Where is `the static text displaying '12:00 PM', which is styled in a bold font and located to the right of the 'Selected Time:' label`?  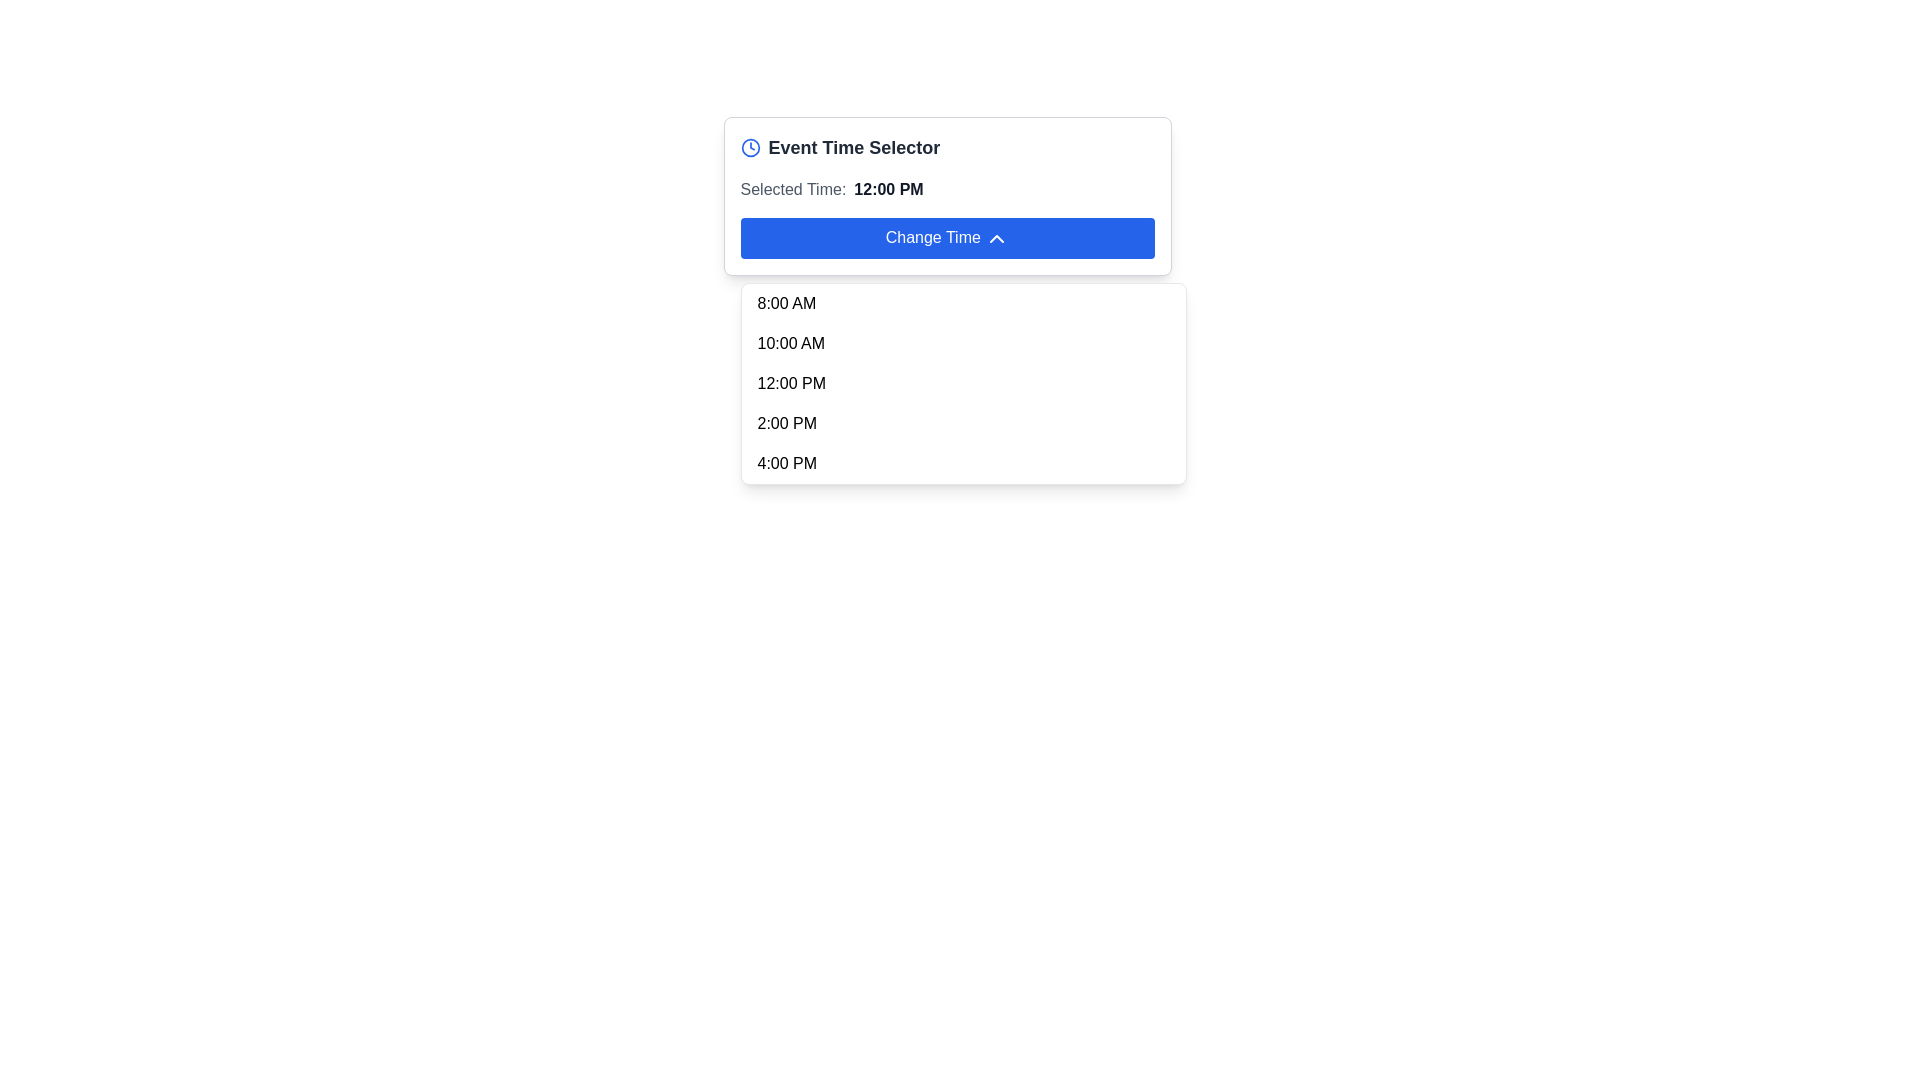
the static text displaying '12:00 PM', which is styled in a bold font and located to the right of the 'Selected Time:' label is located at coordinates (887, 189).